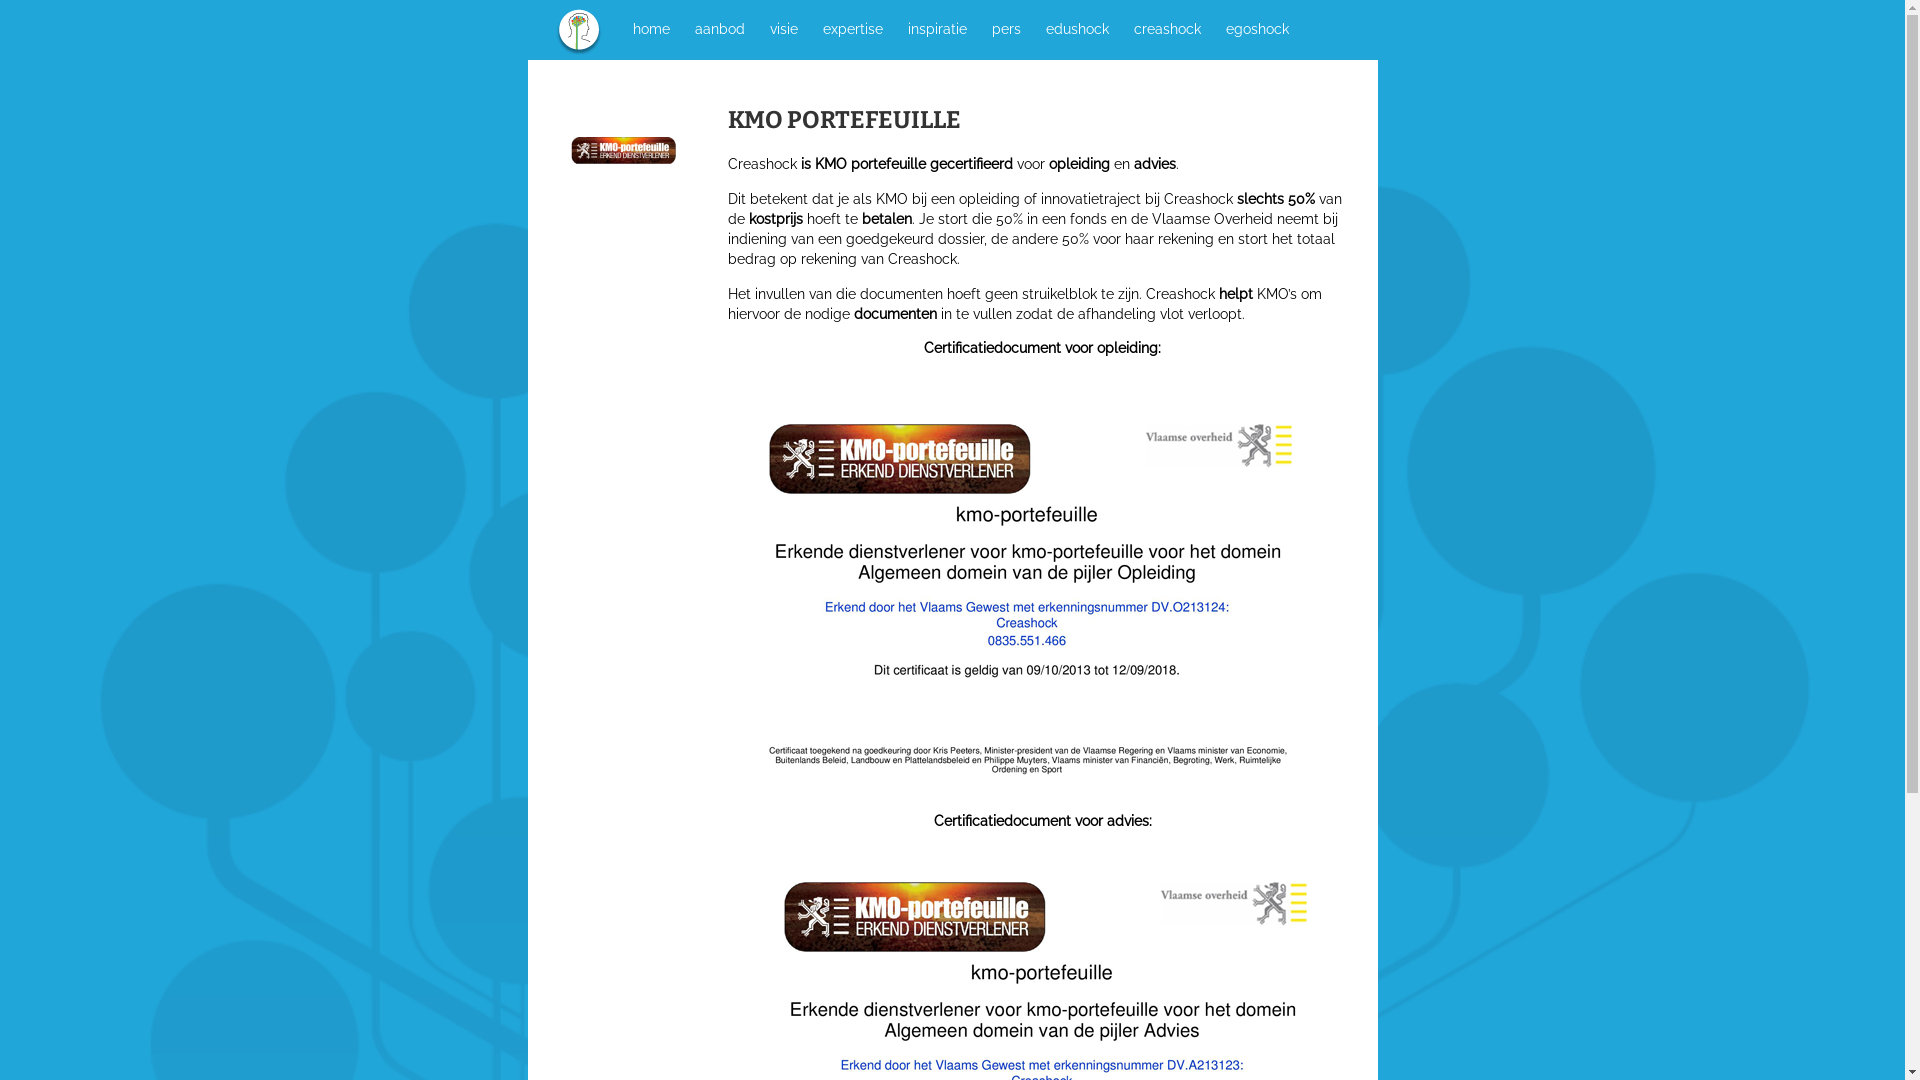  I want to click on 'visie', so click(781, 28).